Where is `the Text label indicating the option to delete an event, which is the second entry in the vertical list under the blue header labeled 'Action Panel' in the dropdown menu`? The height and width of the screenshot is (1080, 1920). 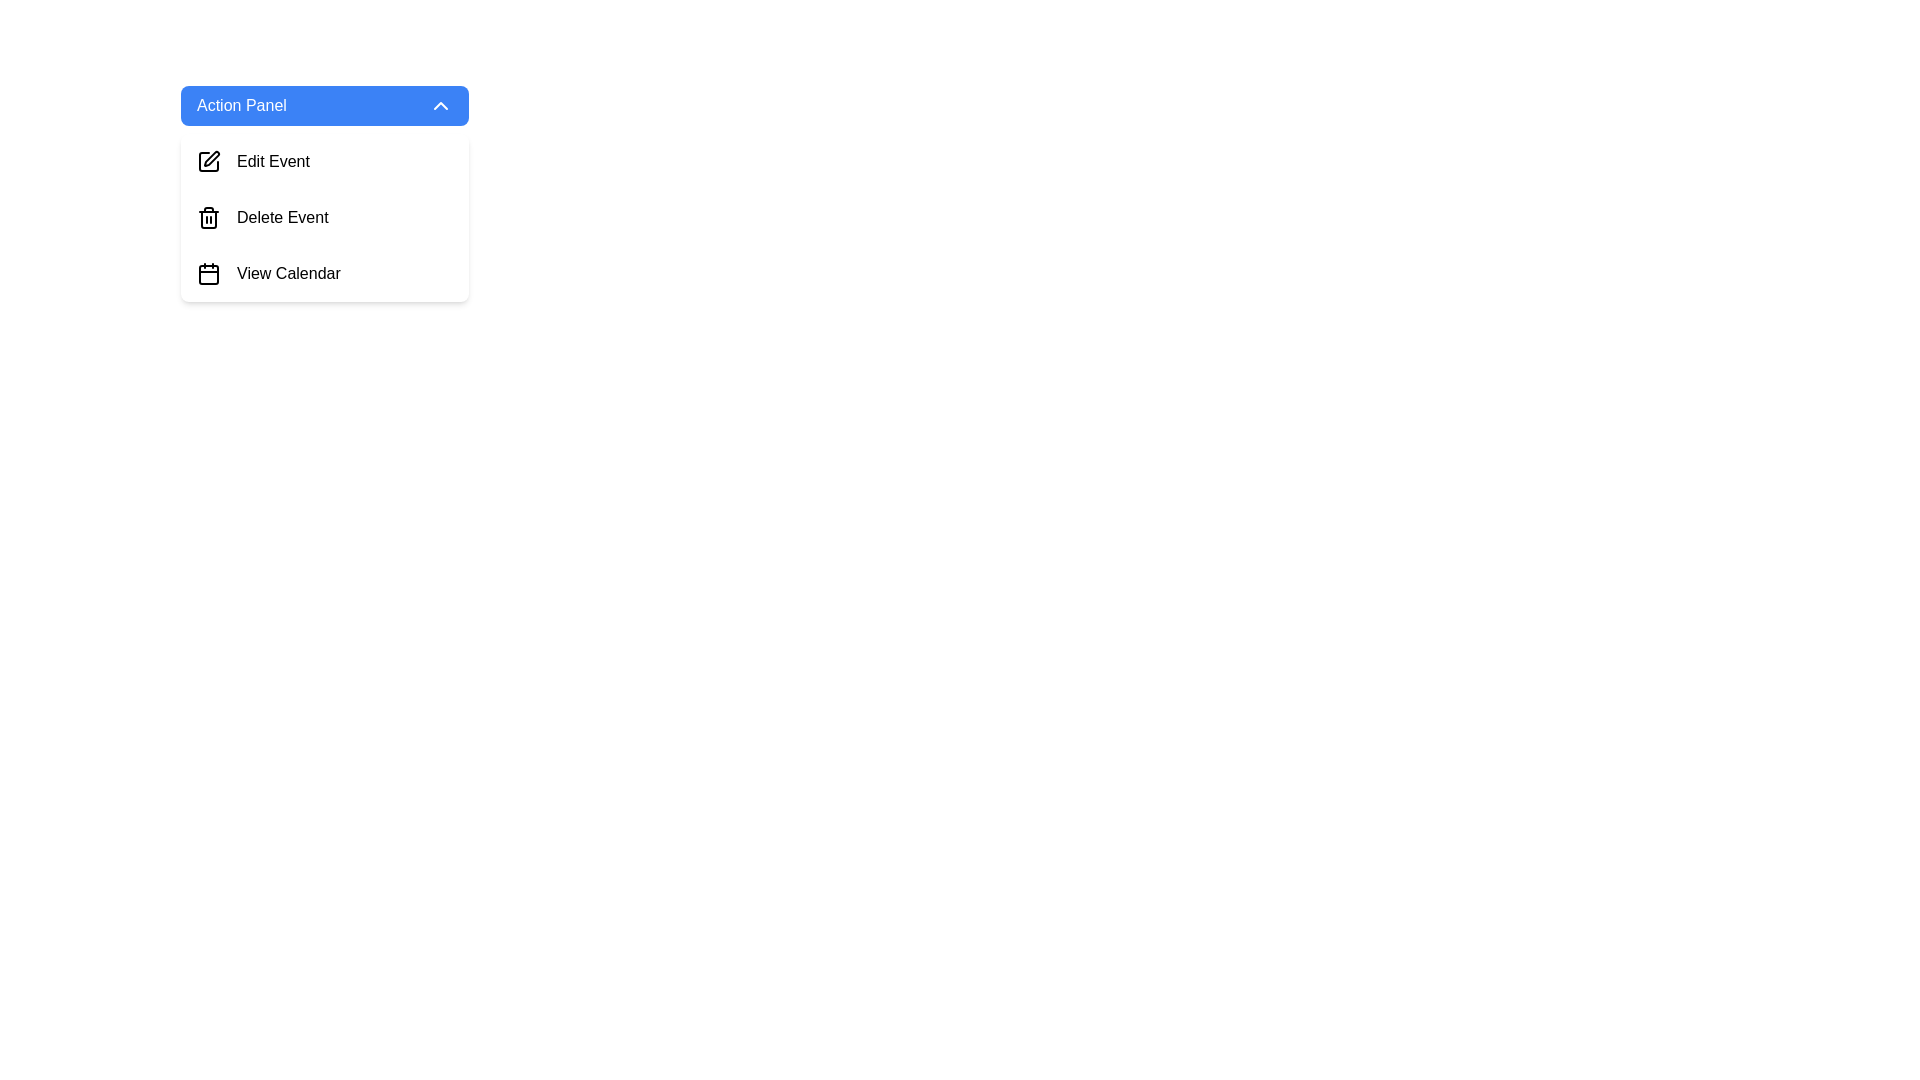 the Text label indicating the option to delete an event, which is the second entry in the vertical list under the blue header labeled 'Action Panel' in the dropdown menu is located at coordinates (281, 218).